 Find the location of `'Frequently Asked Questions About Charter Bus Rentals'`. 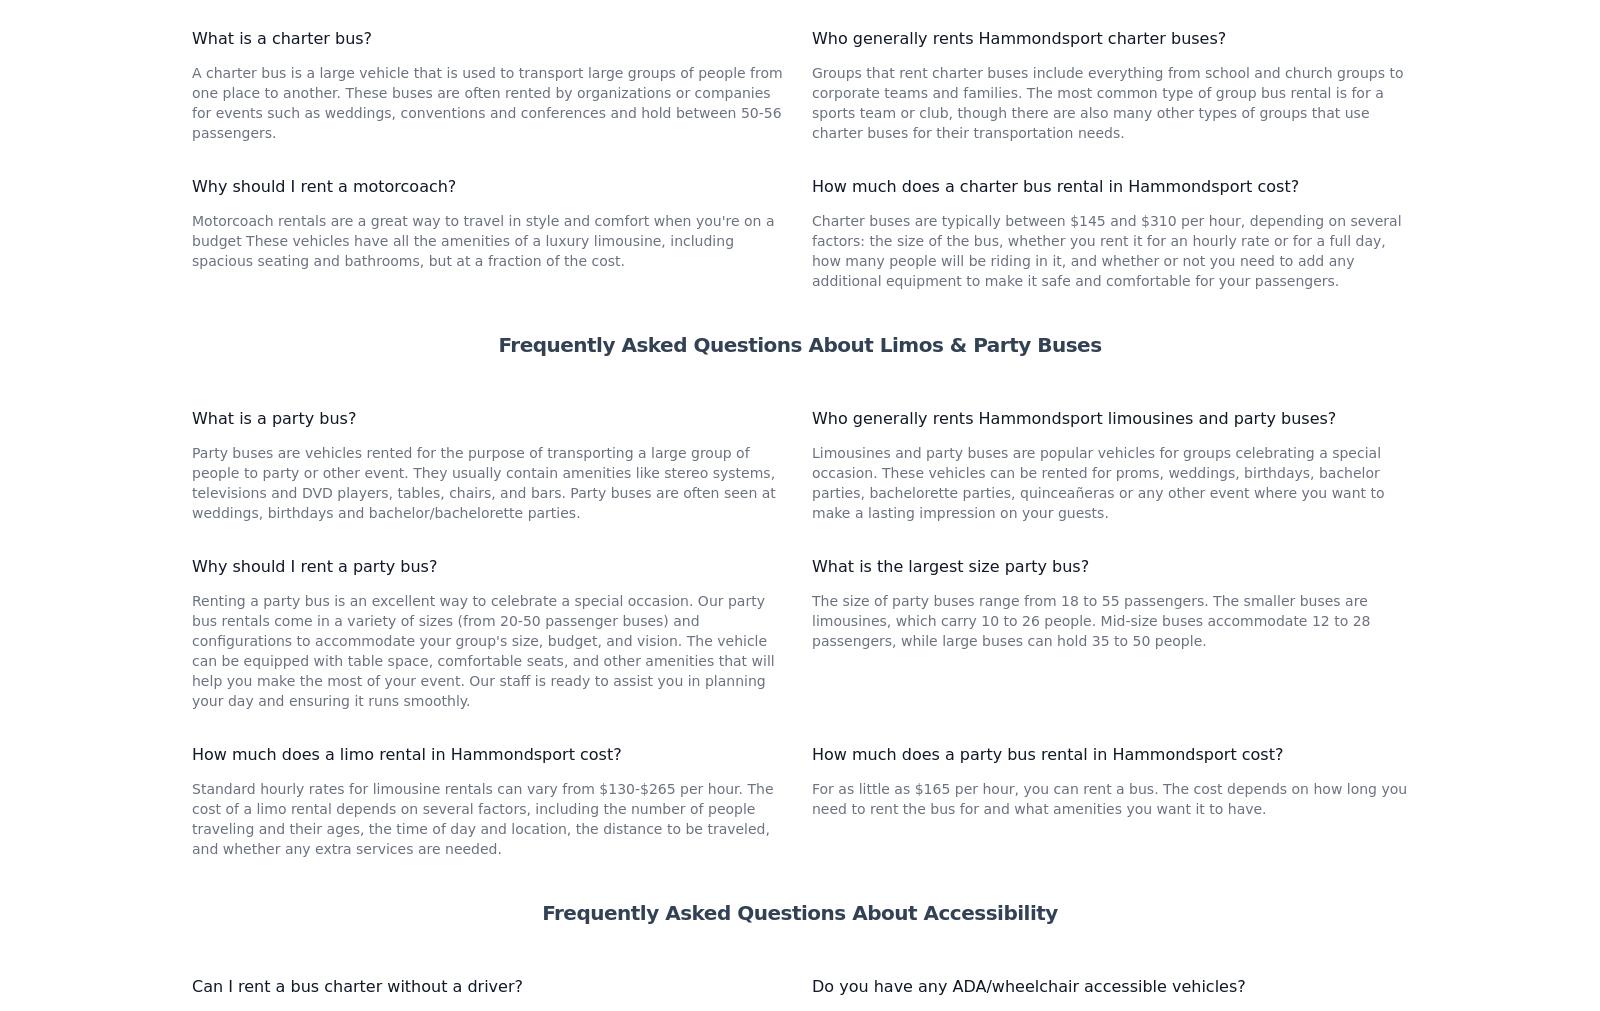

'Frequently Asked Questions About Charter Bus Rentals' is located at coordinates (799, 231).